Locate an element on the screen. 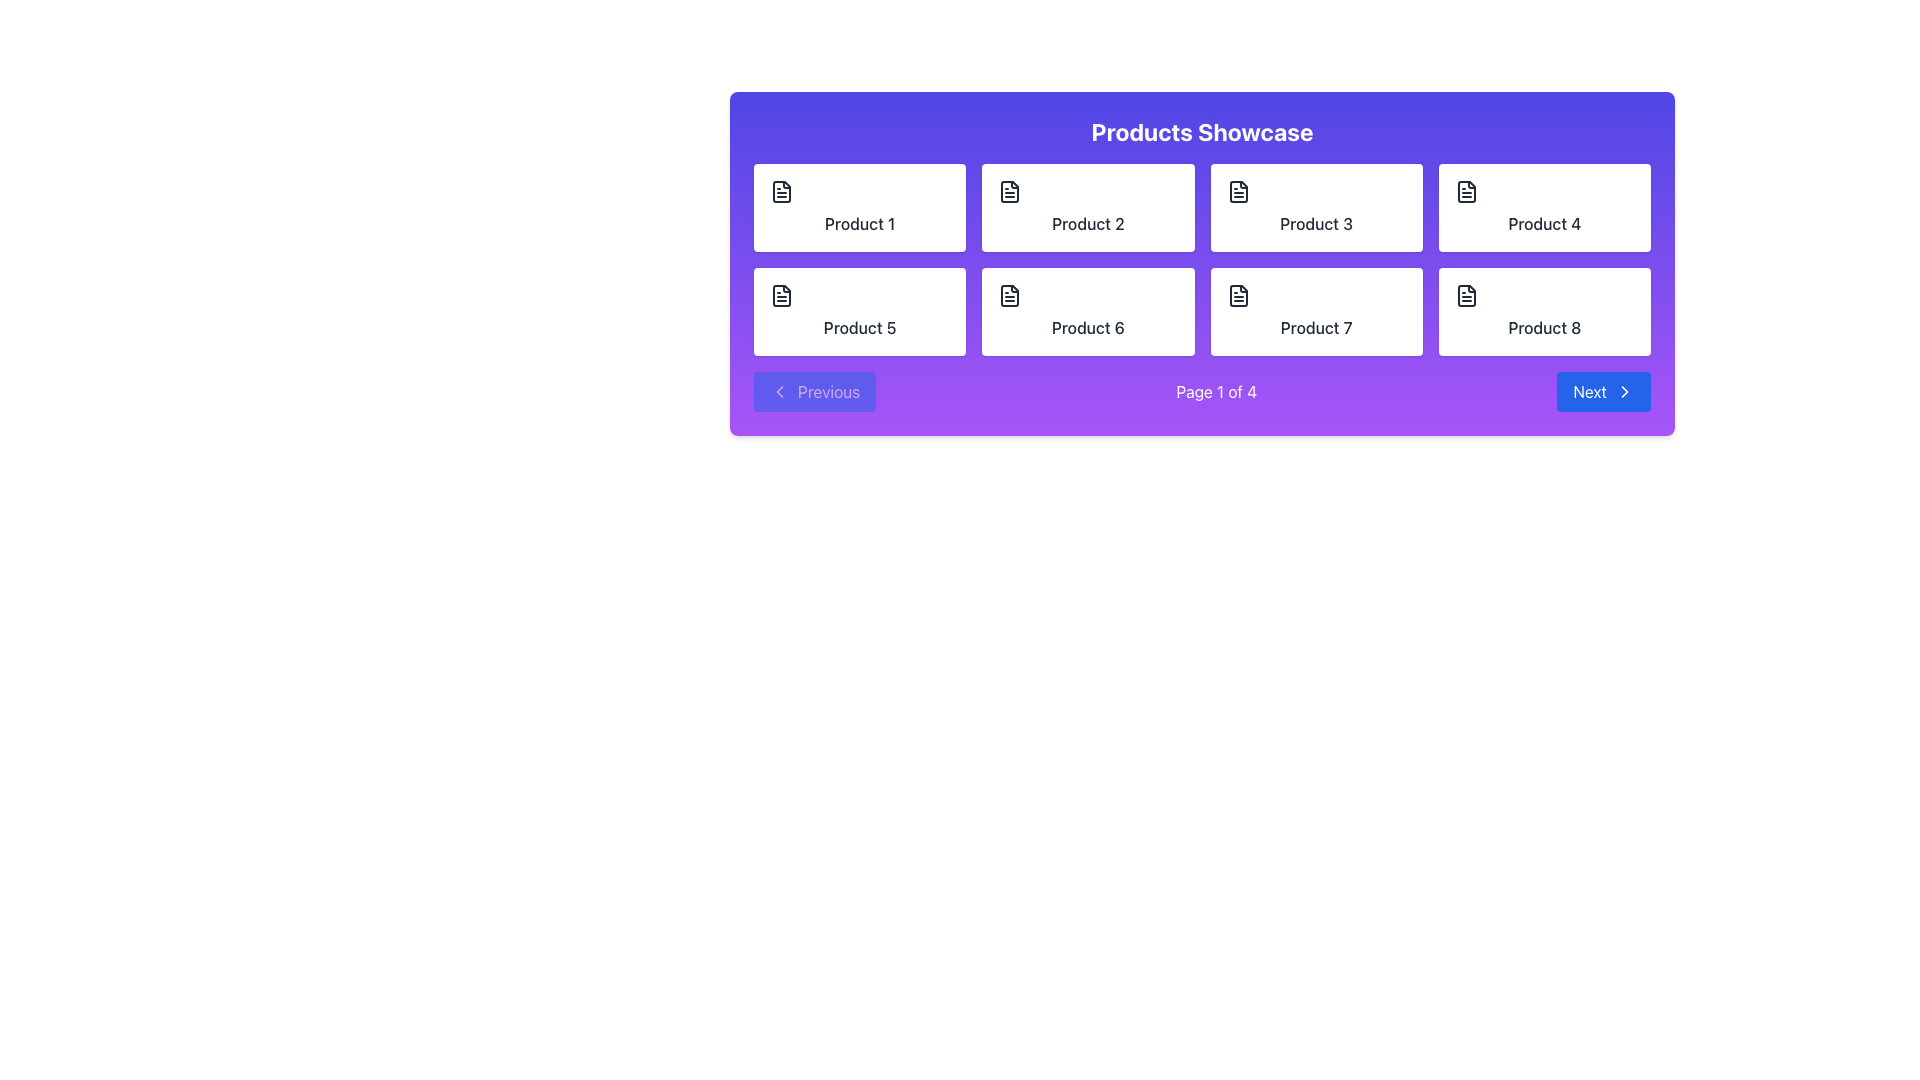  the SVG icon representing 'Product 6' located at the top-left corner of its card in the 'Products Showcase' grid is located at coordinates (1010, 296).